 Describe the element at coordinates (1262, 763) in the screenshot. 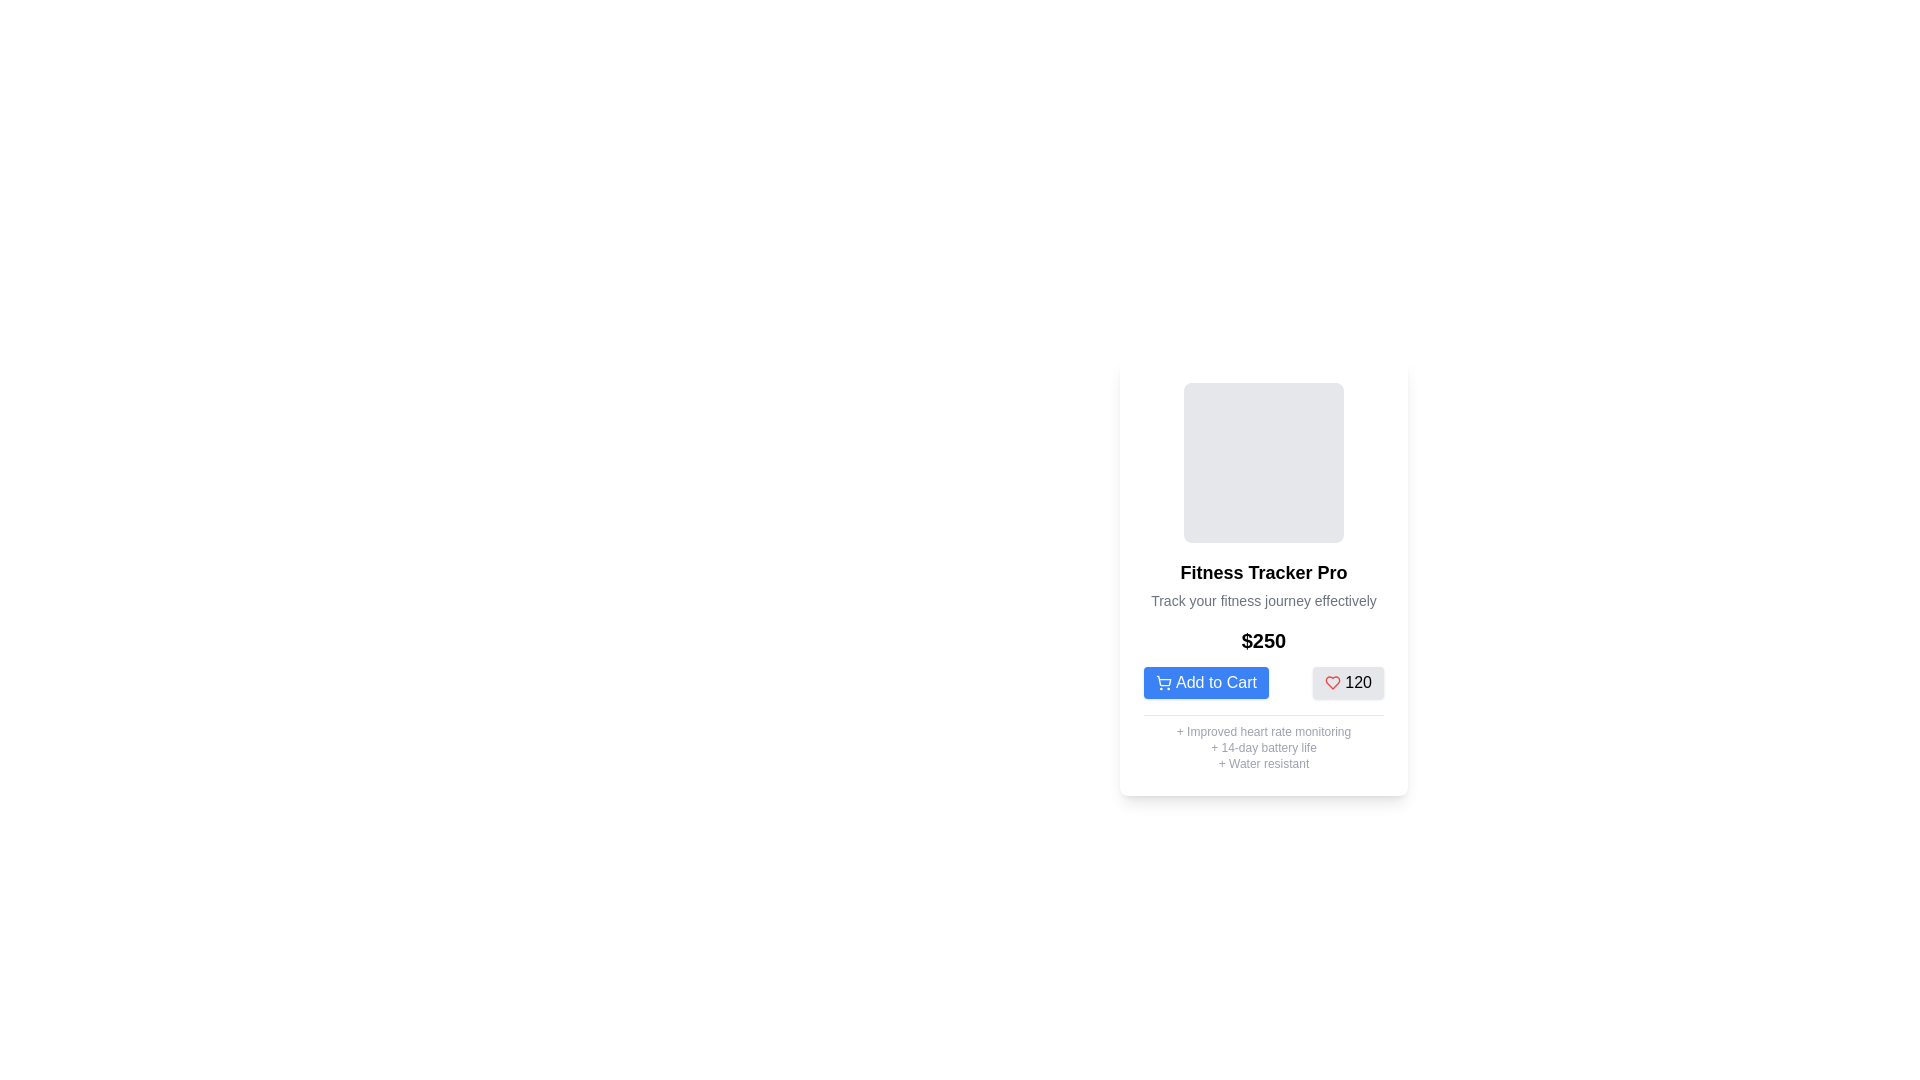

I see `text label displaying '+ Water resistant', which is the third item in the vertical list of features in the product description section` at that location.